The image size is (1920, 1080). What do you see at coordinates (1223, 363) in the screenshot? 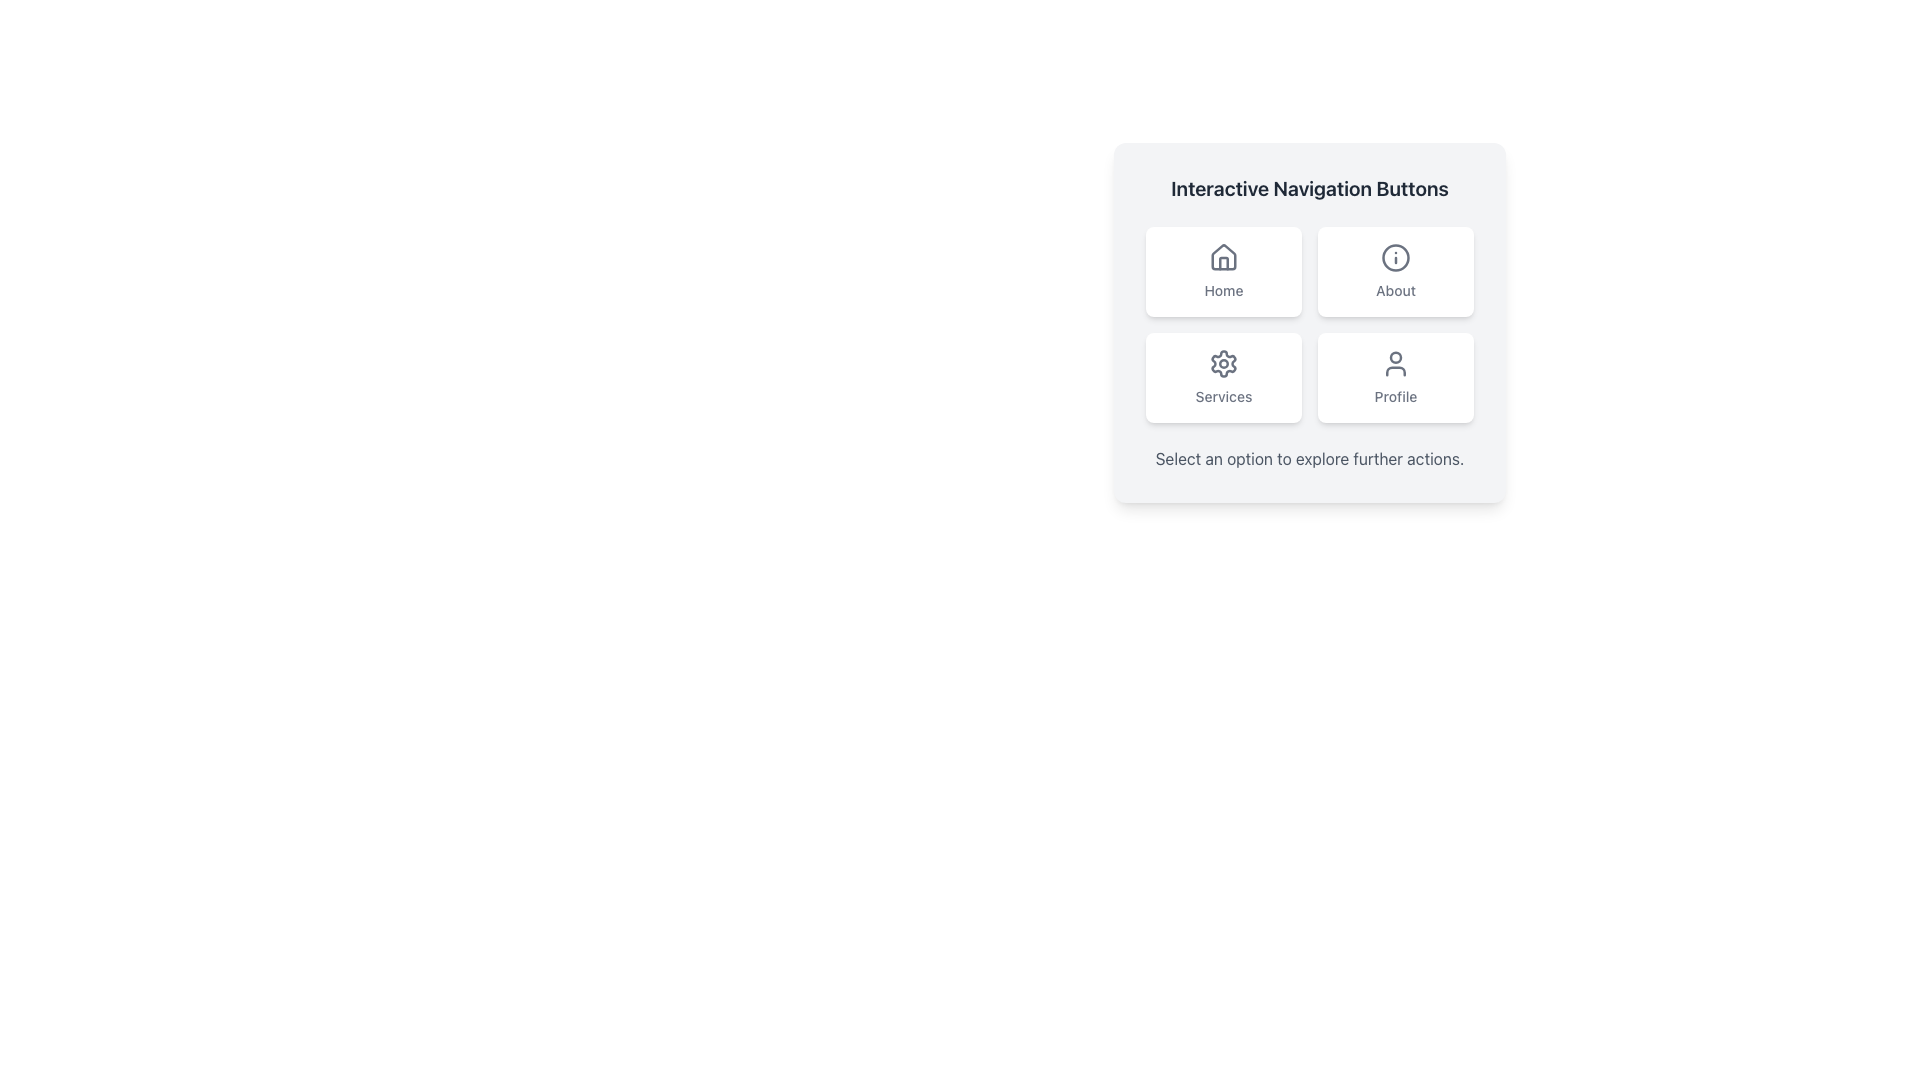
I see `the gear icon representing the 'Services' functionality, which is located at the top center of the 'Services' button in the navigation options grid` at bounding box center [1223, 363].